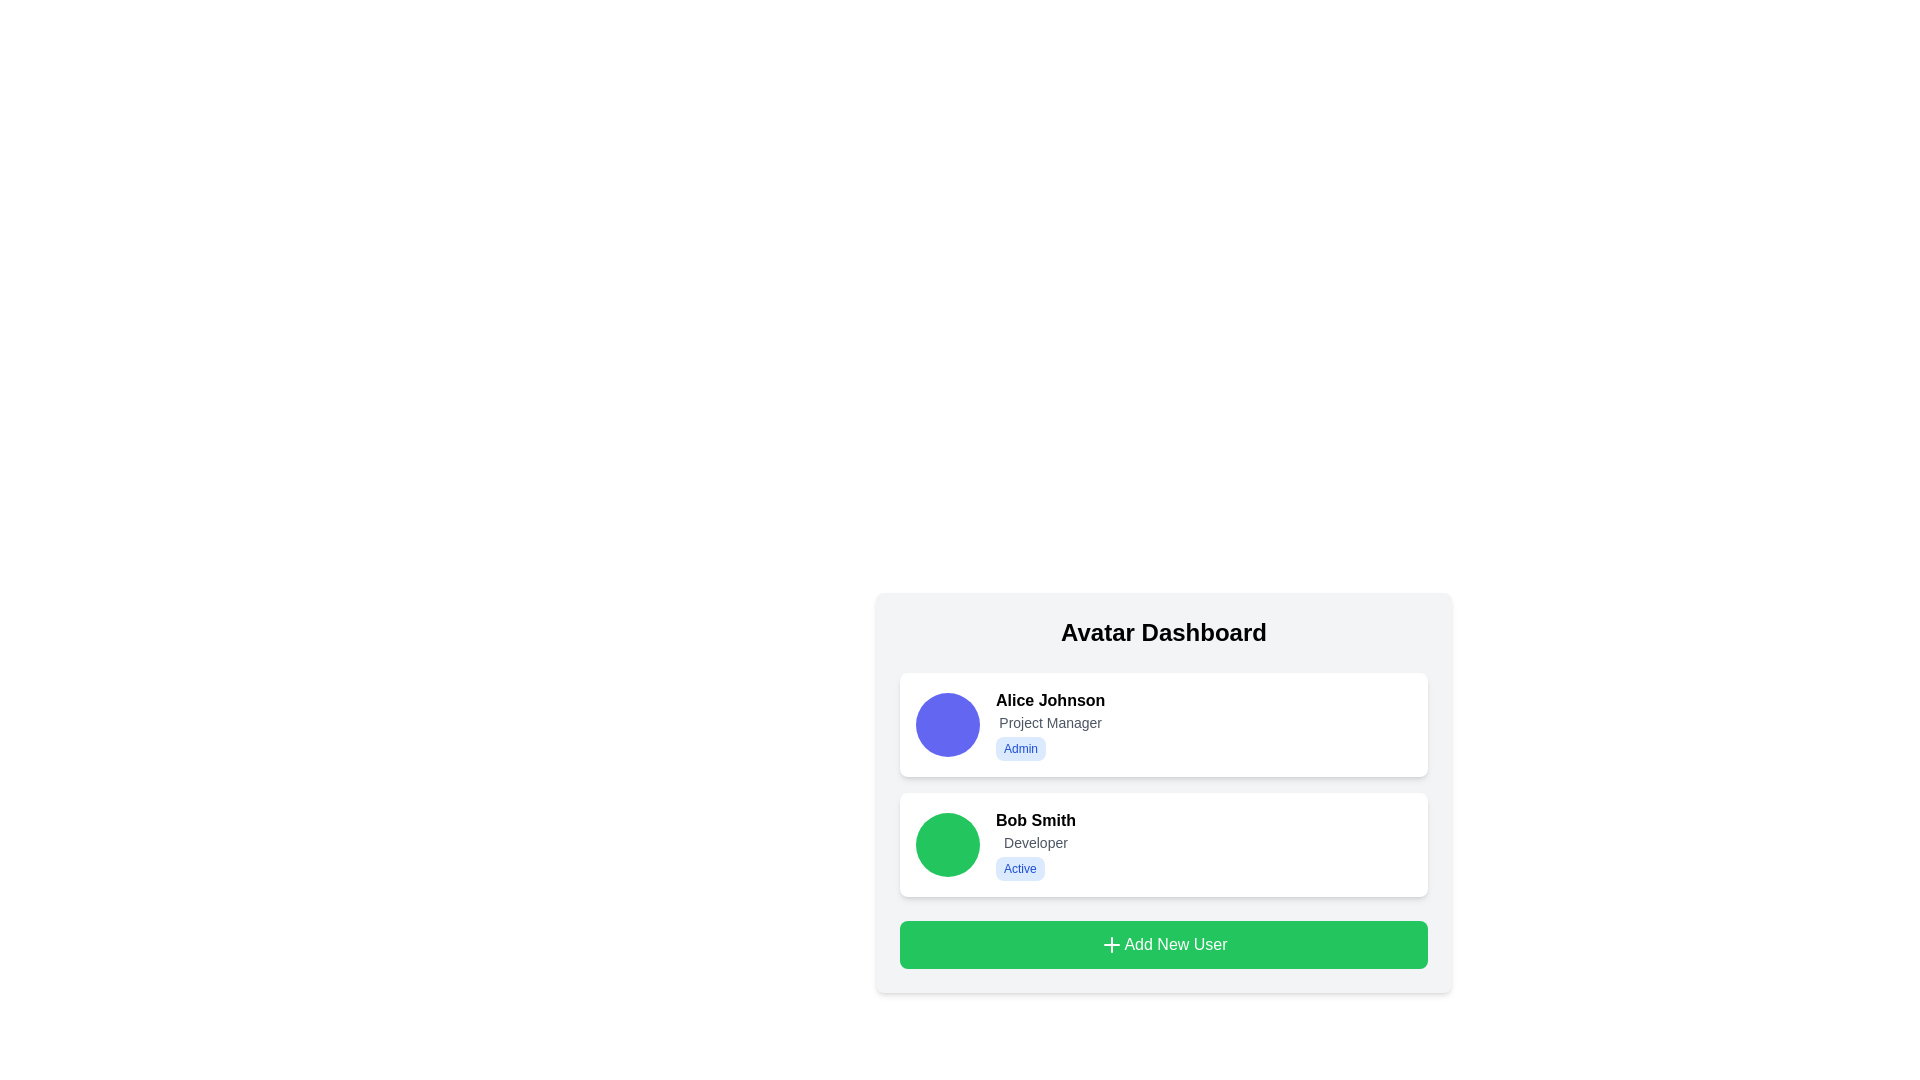 The image size is (1920, 1080). What do you see at coordinates (1111, 945) in the screenshot?
I see `the plus icon located within the green button labeled 'Add New User'` at bounding box center [1111, 945].